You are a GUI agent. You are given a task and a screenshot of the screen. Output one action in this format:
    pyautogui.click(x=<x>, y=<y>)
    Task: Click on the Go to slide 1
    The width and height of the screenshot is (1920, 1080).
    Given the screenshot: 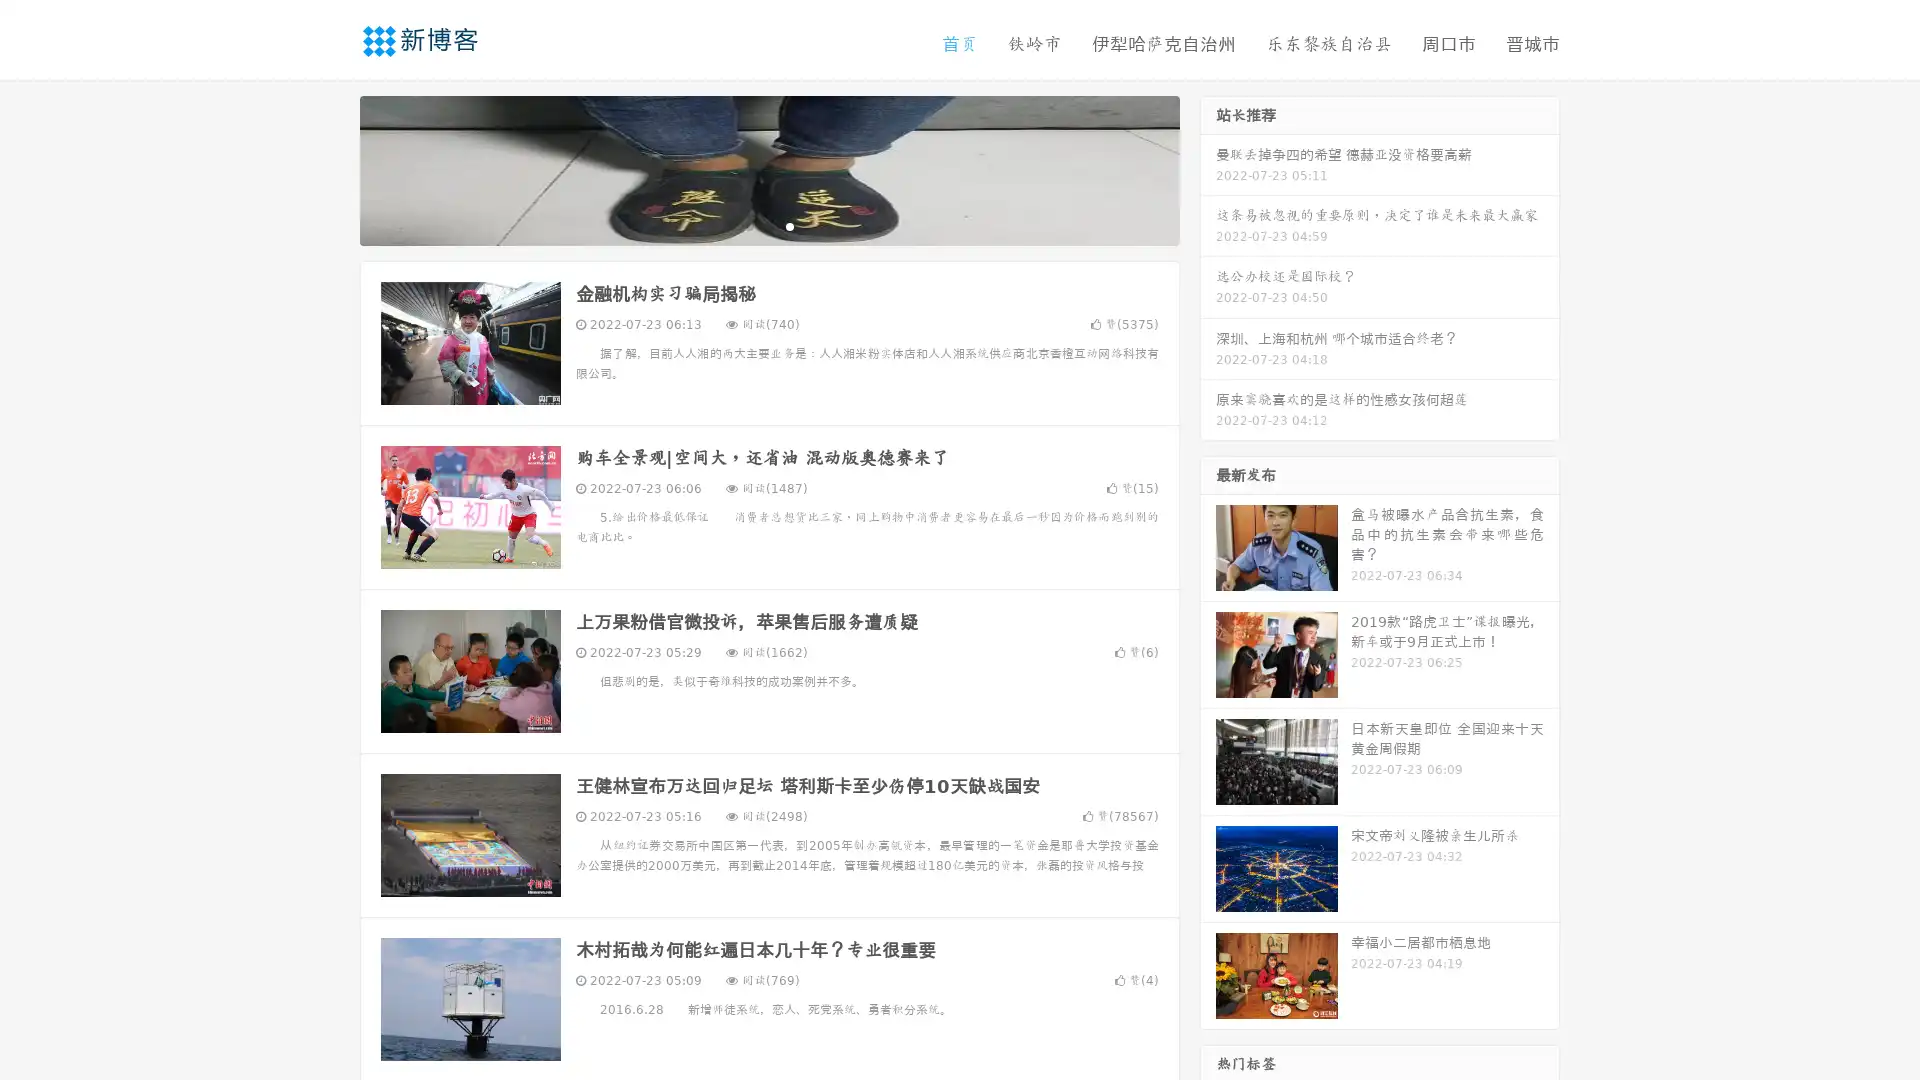 What is the action you would take?
    pyautogui.click(x=748, y=225)
    